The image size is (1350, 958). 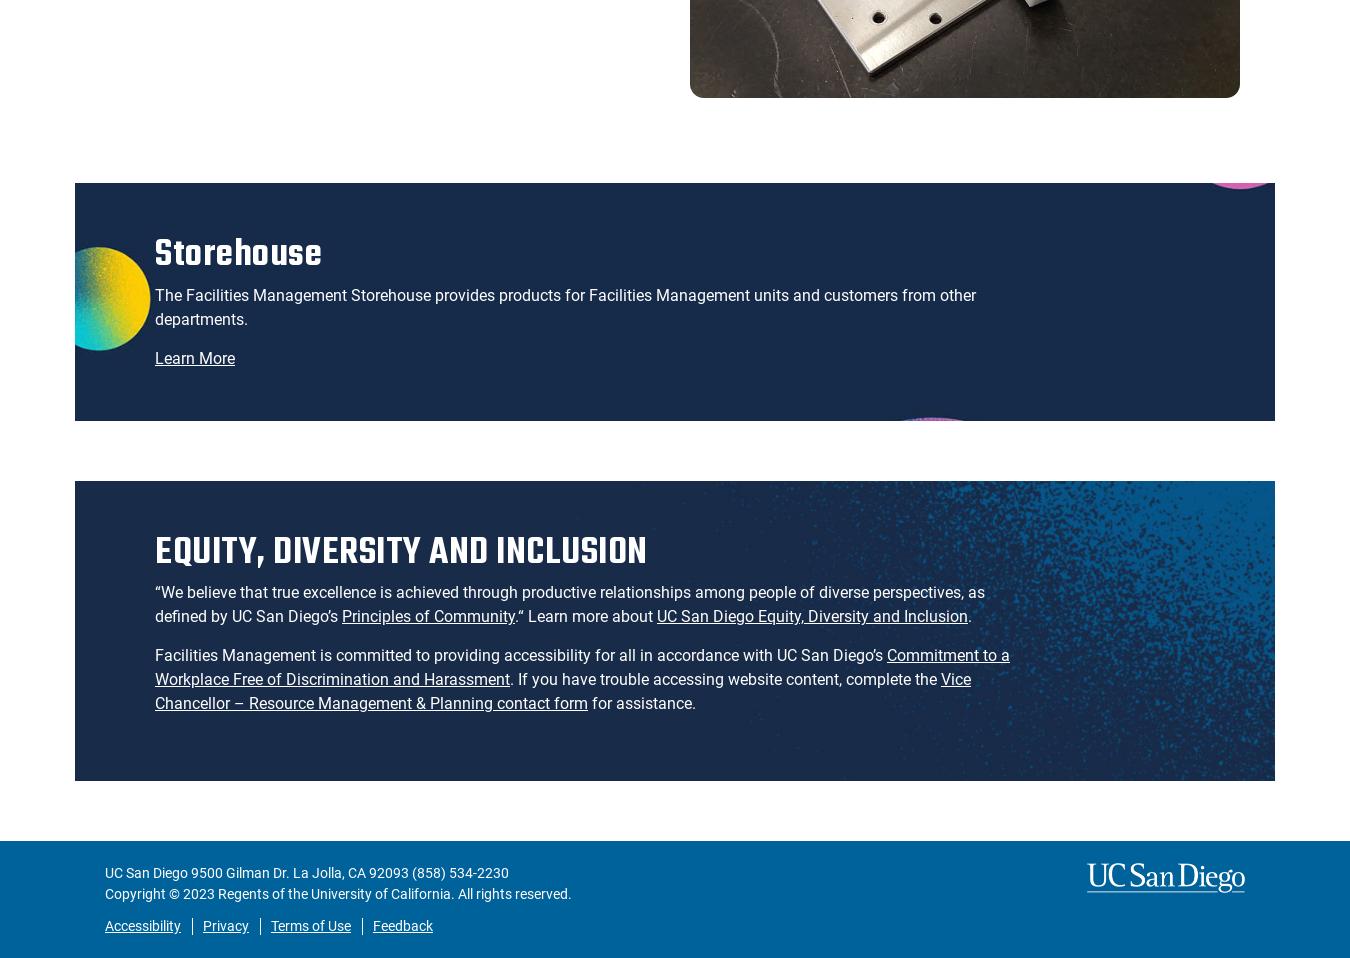 I want to click on 'Regents of the University of California.
        All rights reserved.', so click(x=393, y=894).